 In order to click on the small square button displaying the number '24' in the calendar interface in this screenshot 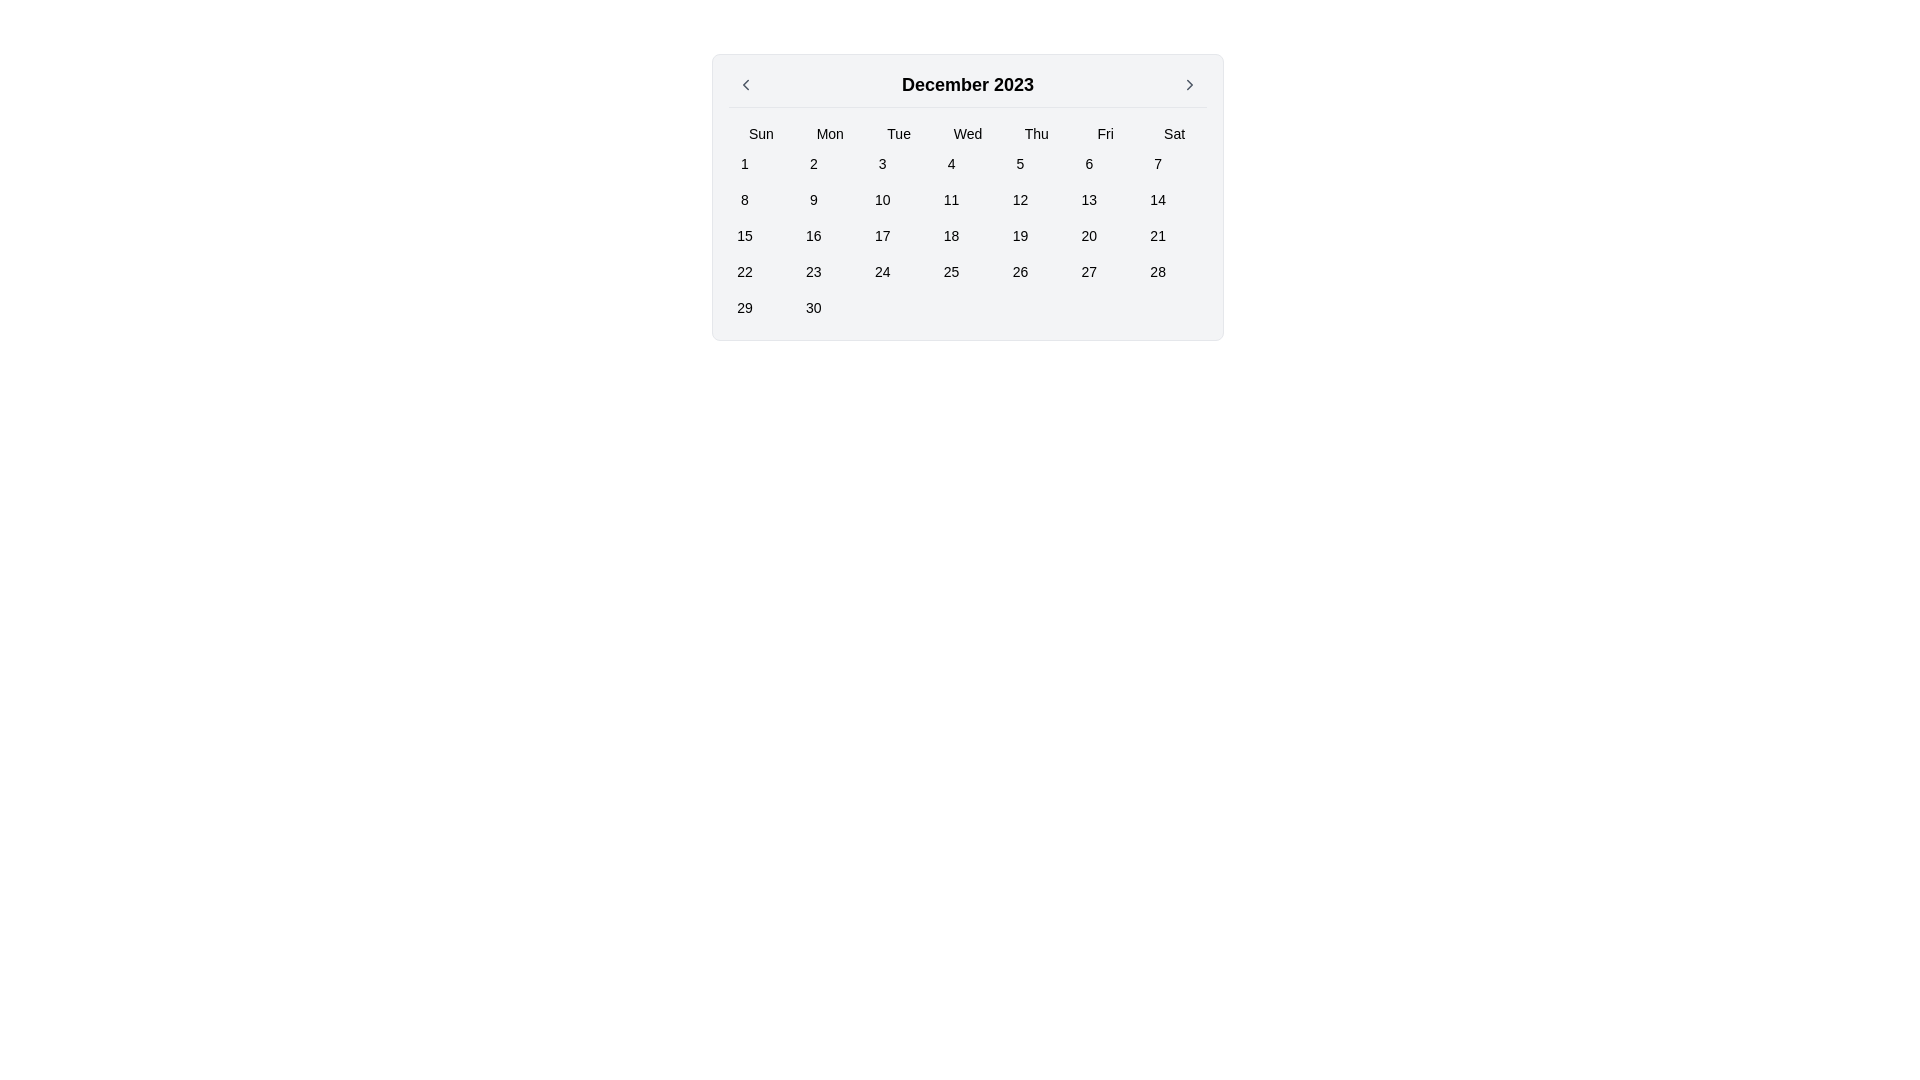, I will do `click(881, 272)`.